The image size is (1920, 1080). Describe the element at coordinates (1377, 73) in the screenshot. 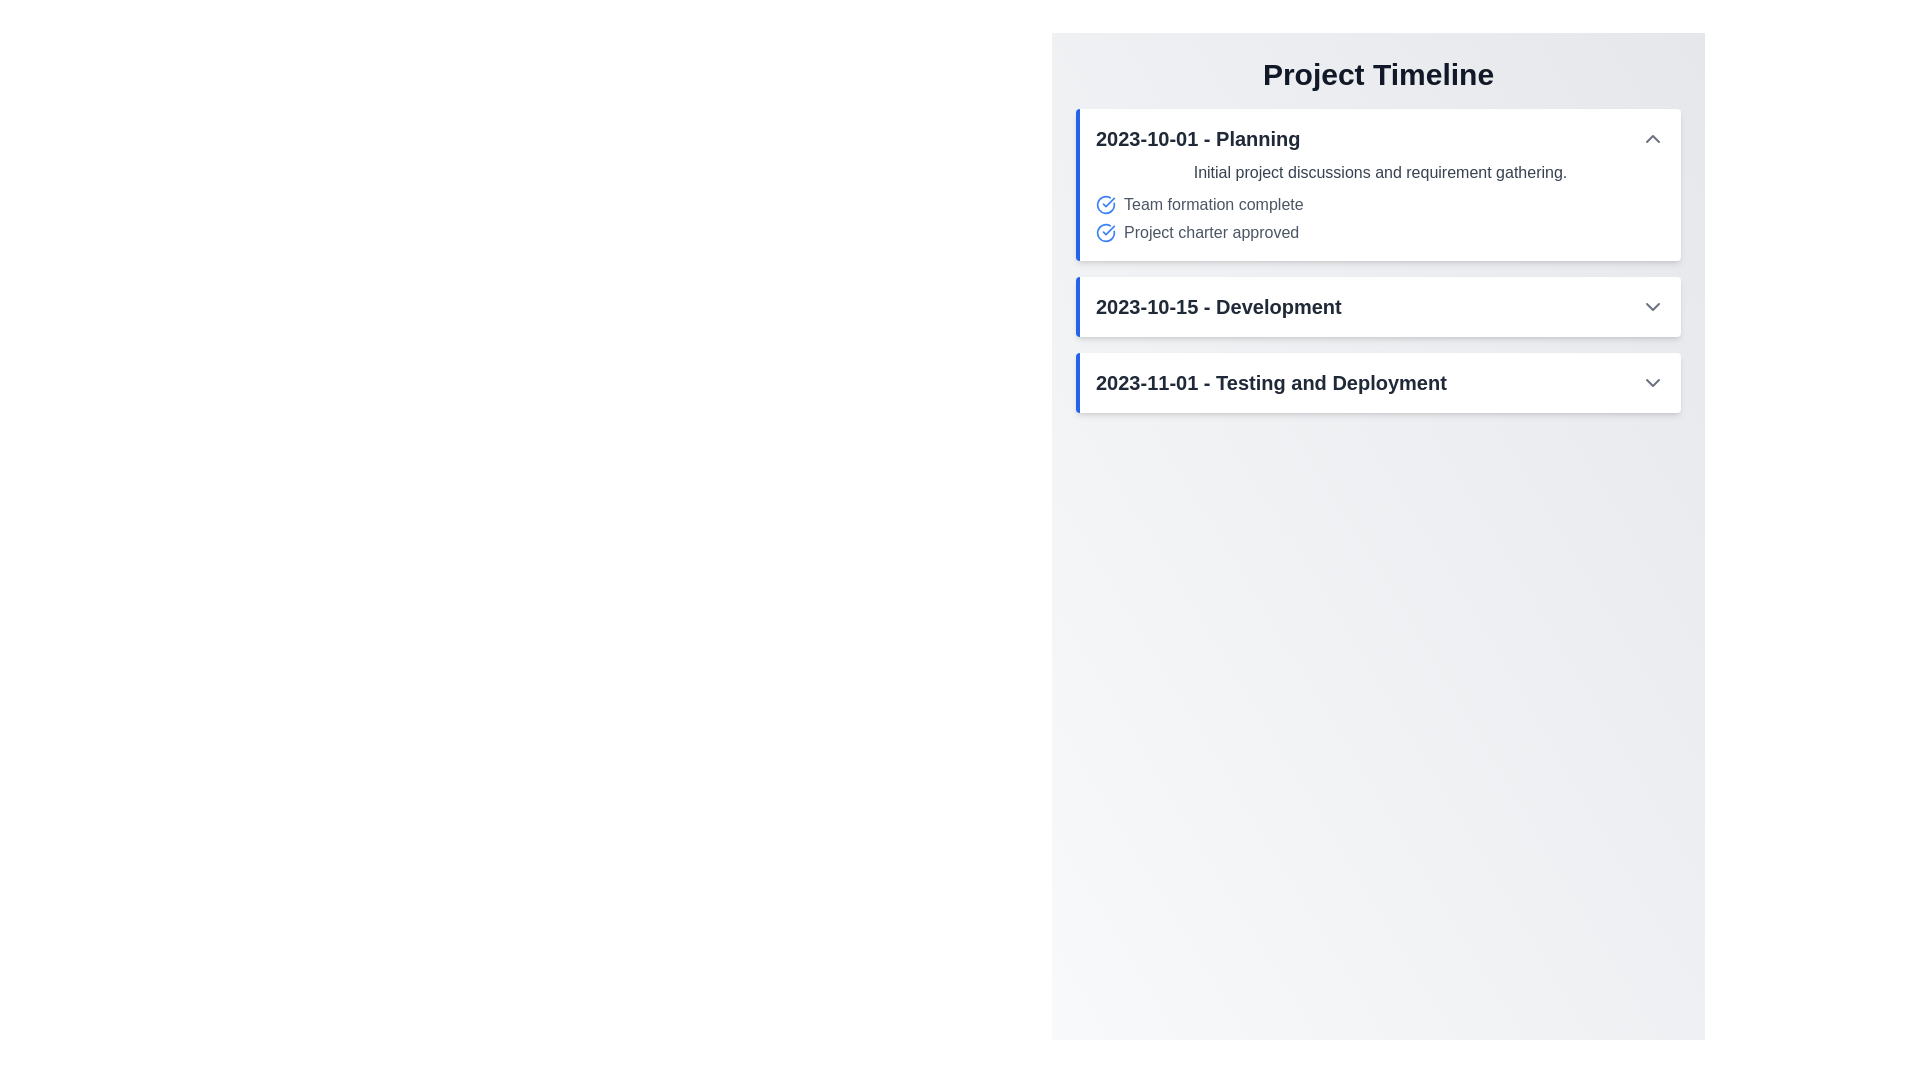

I see `the prominently displayed heading labeled 'Project Timeline' which is styled in bold, large font and positioned at the top-center of the layout` at that location.